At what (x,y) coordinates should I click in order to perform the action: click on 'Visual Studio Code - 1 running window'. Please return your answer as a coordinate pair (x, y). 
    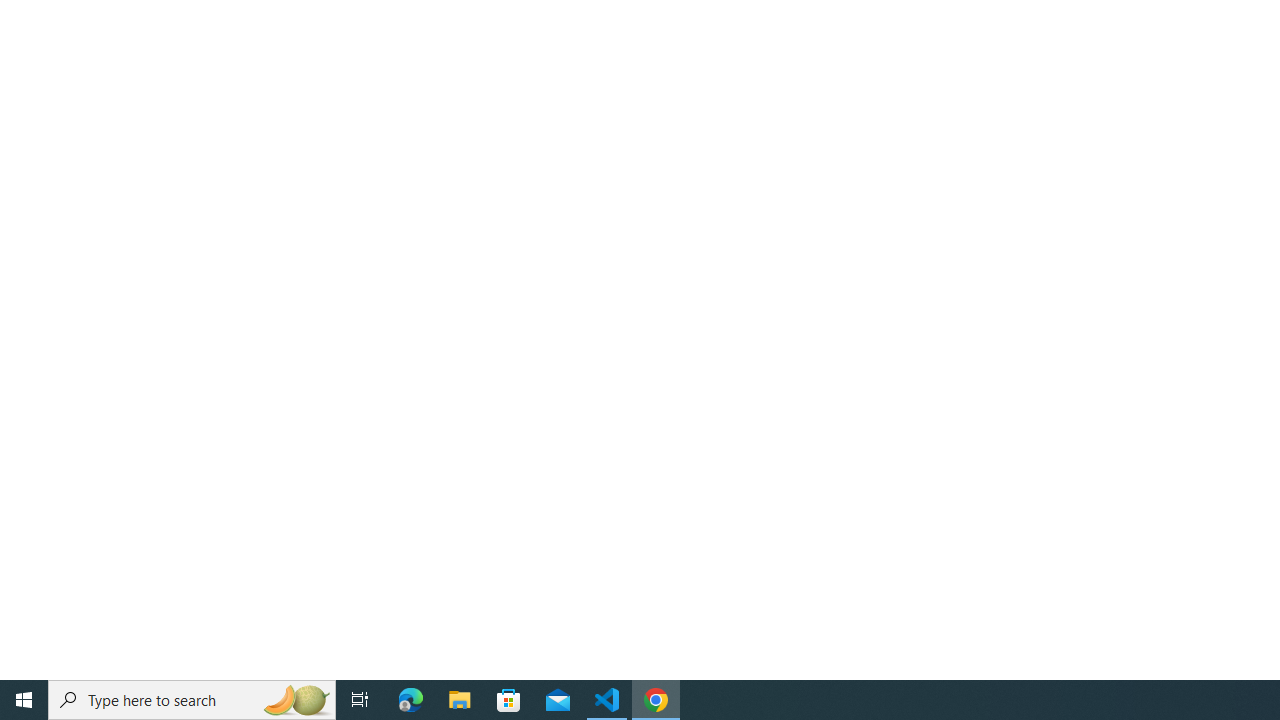
    Looking at the image, I should click on (606, 698).